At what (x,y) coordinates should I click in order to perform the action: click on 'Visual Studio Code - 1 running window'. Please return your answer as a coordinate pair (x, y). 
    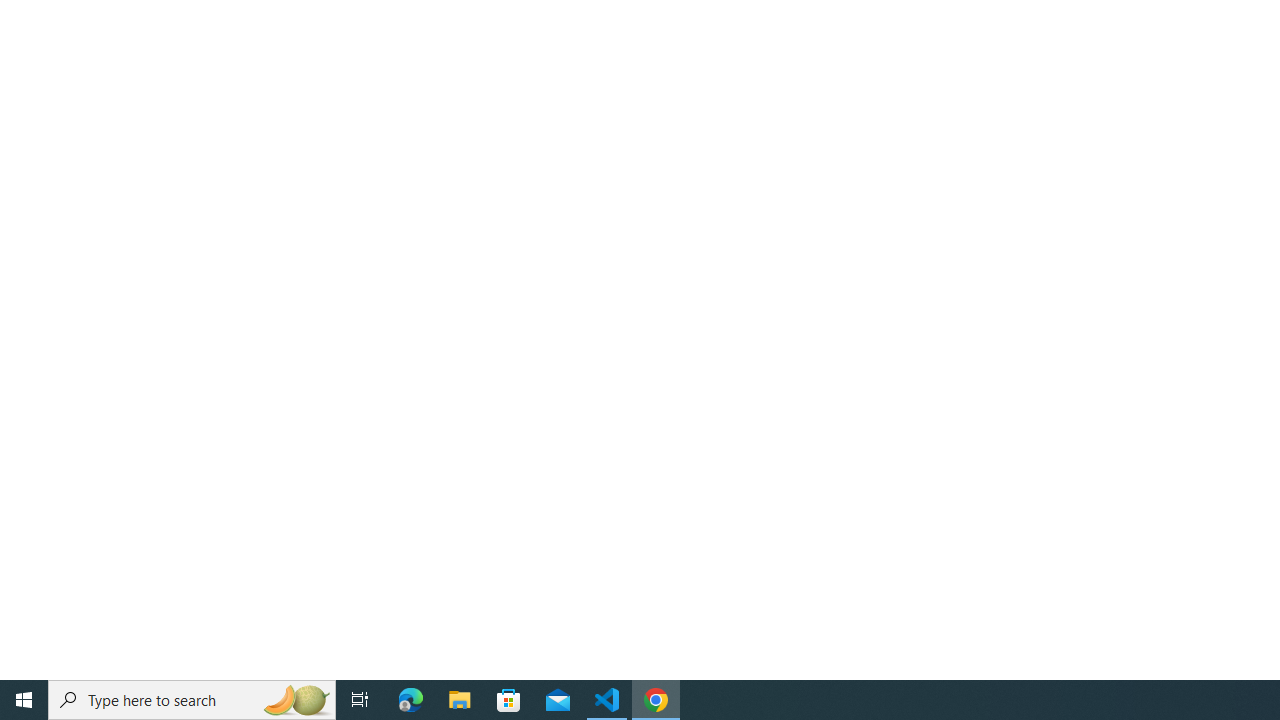
    Looking at the image, I should click on (606, 698).